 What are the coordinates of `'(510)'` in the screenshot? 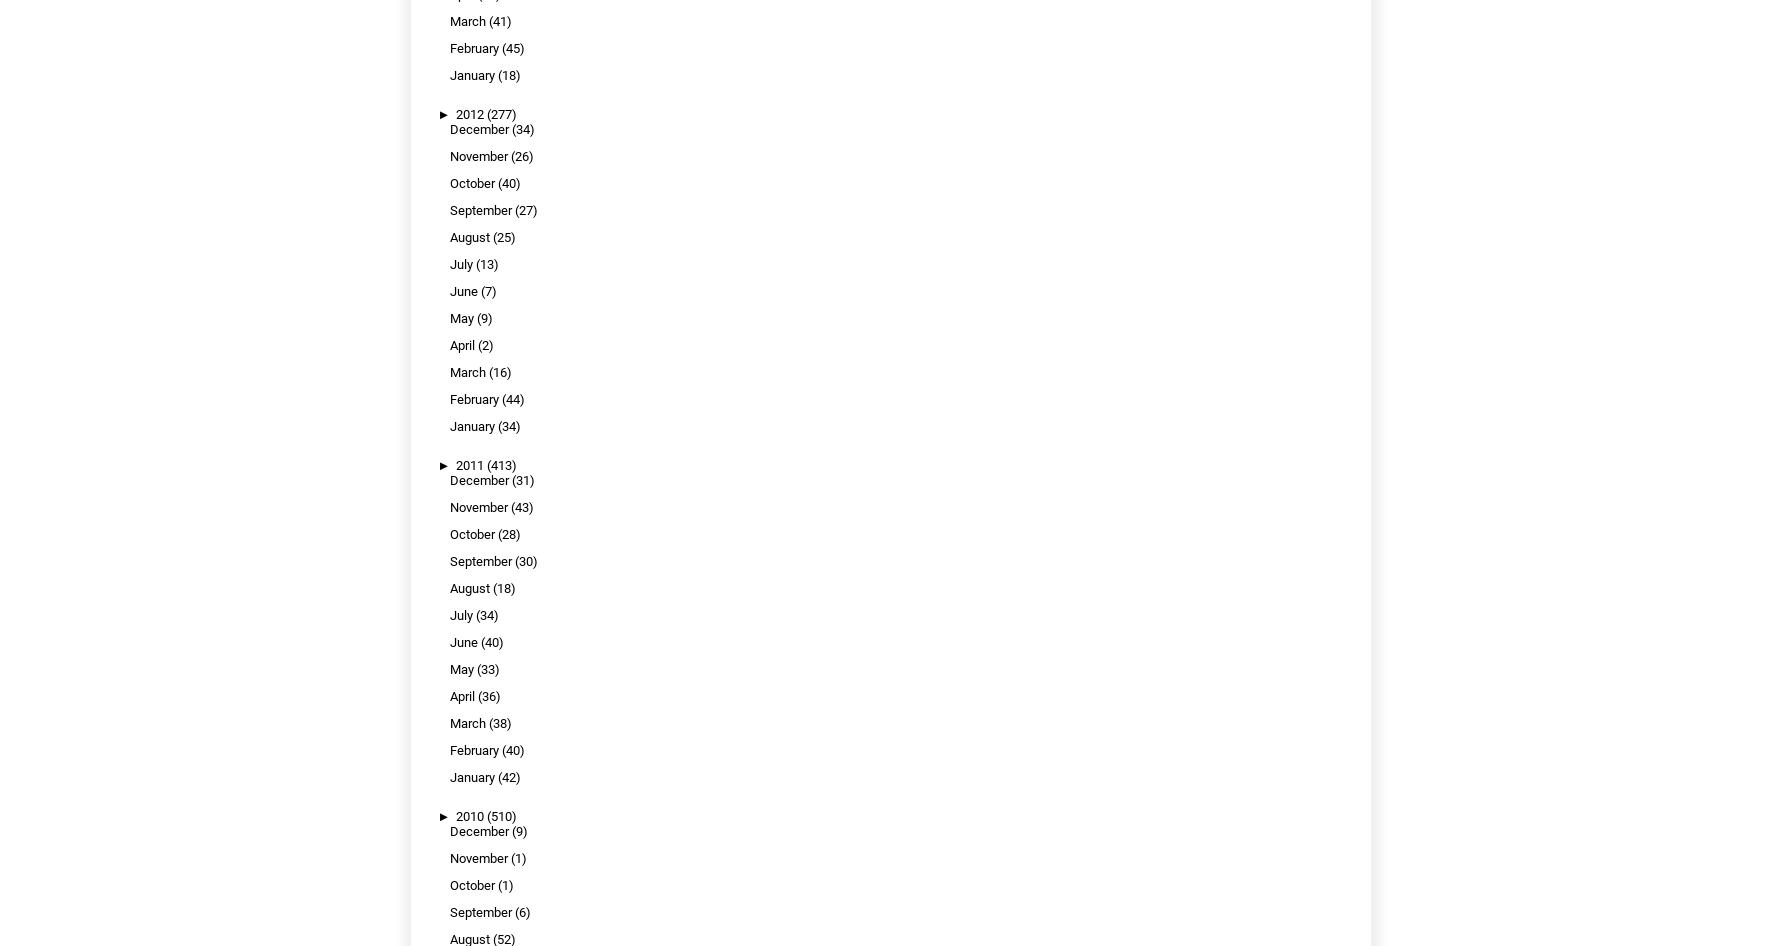 It's located at (502, 816).